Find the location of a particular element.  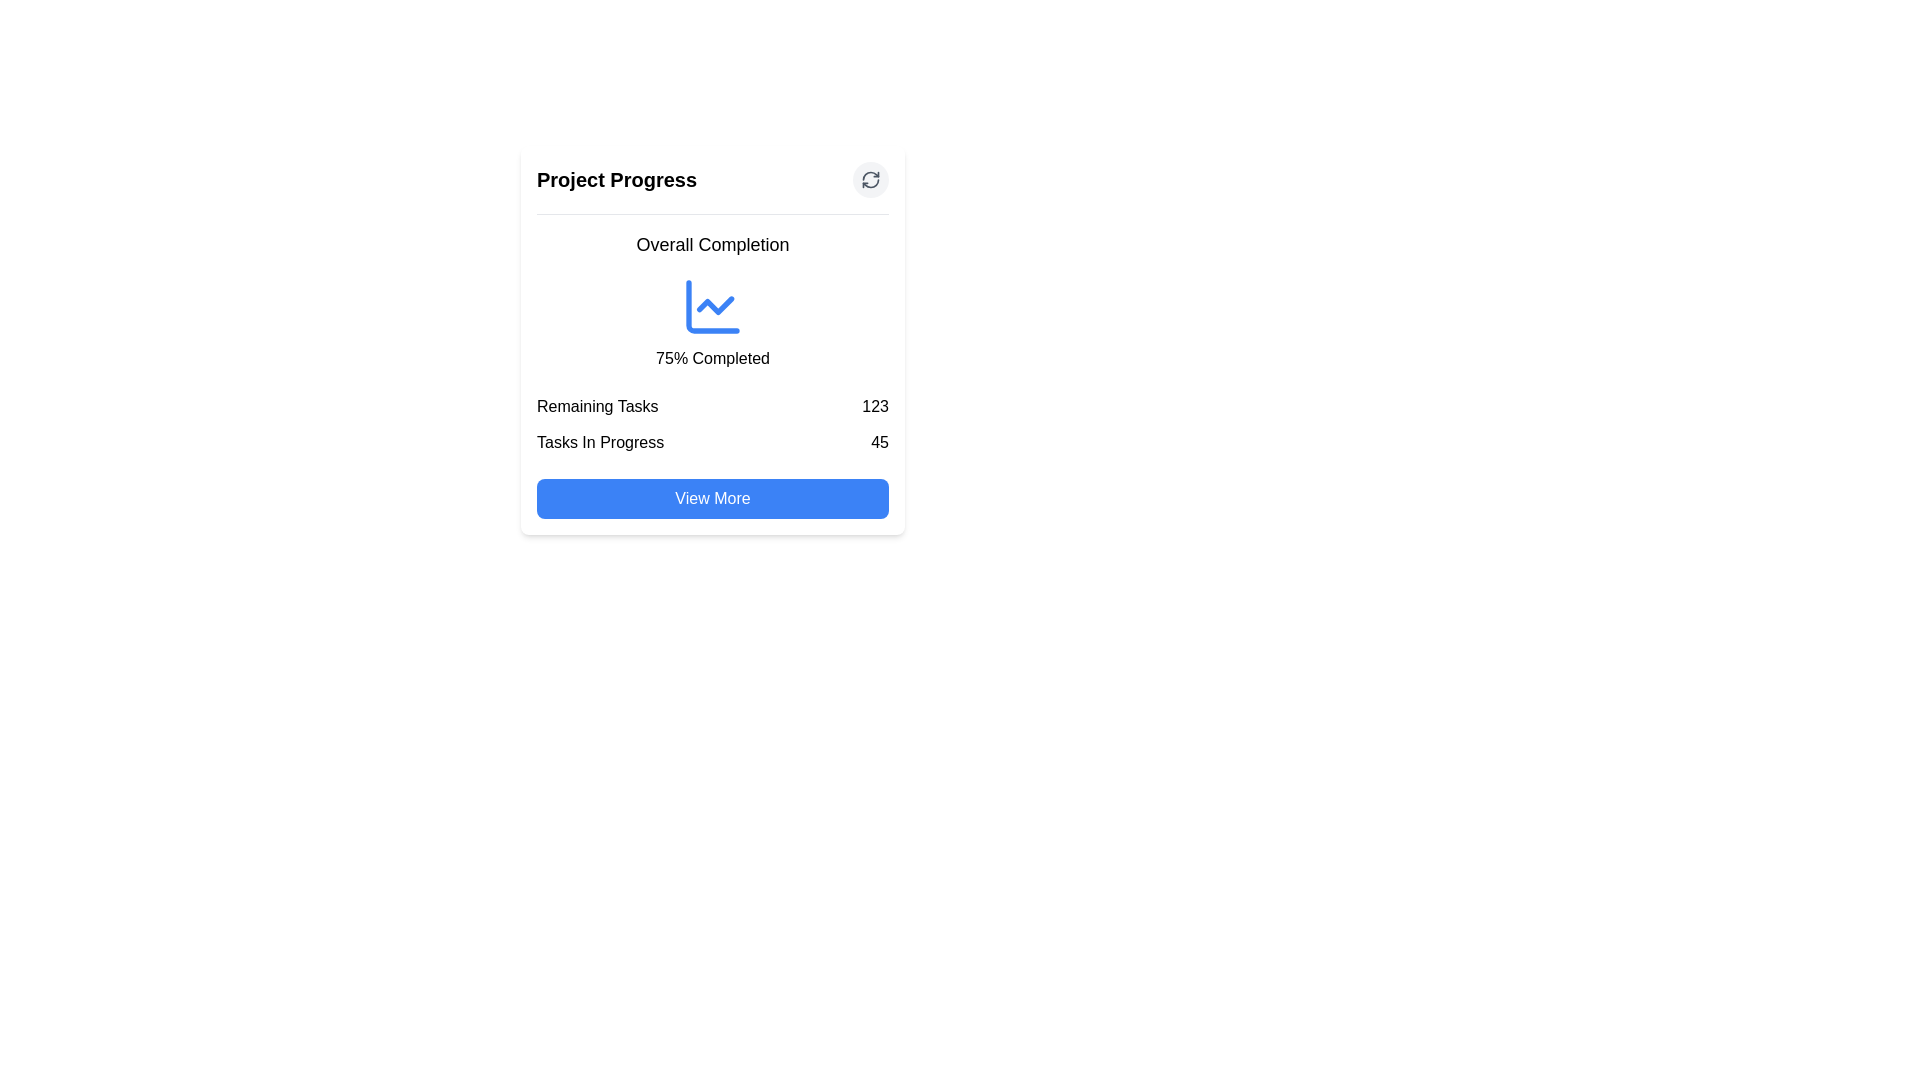

the circular refresh button located in the top-right corner of the 'Project Progress' card to reload the displayed information is located at coordinates (870, 180).